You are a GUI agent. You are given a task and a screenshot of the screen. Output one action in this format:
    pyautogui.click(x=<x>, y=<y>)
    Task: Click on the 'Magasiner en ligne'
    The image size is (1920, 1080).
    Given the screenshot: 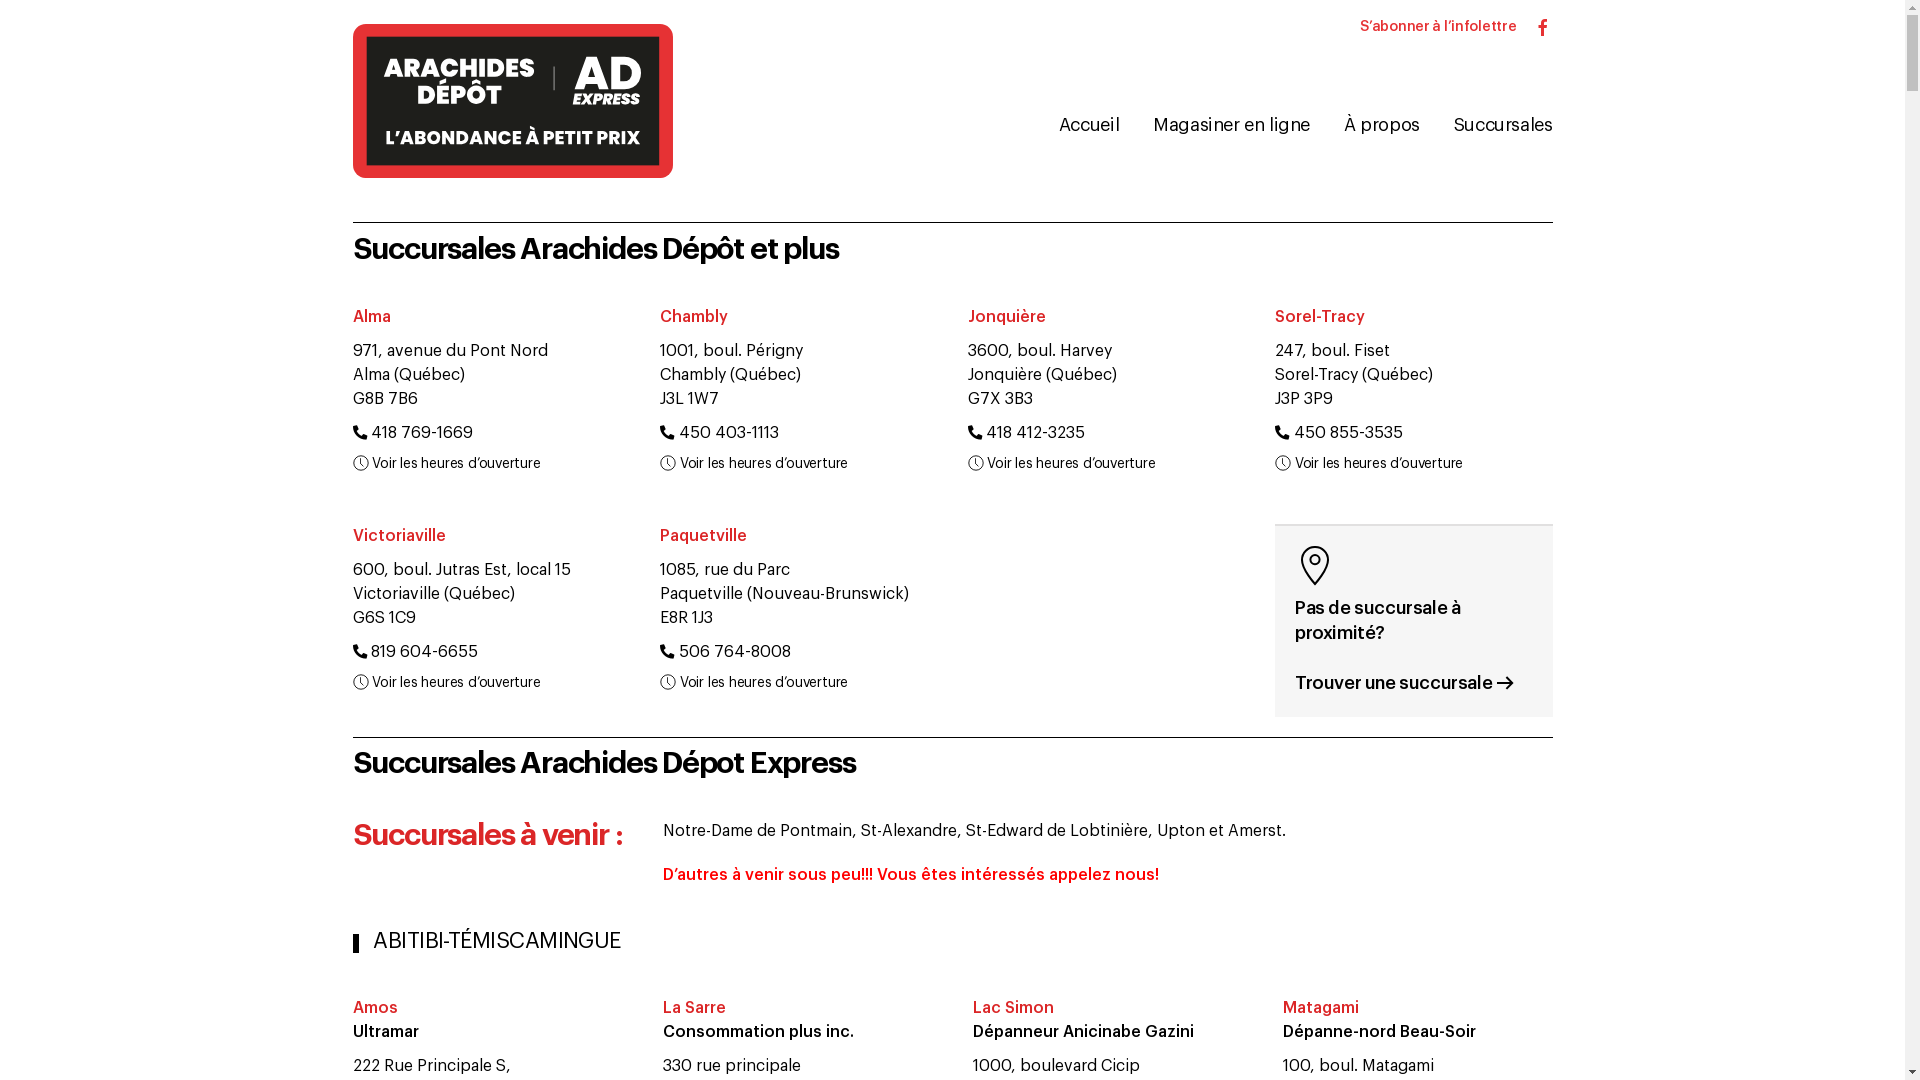 What is the action you would take?
    pyautogui.click(x=1134, y=125)
    